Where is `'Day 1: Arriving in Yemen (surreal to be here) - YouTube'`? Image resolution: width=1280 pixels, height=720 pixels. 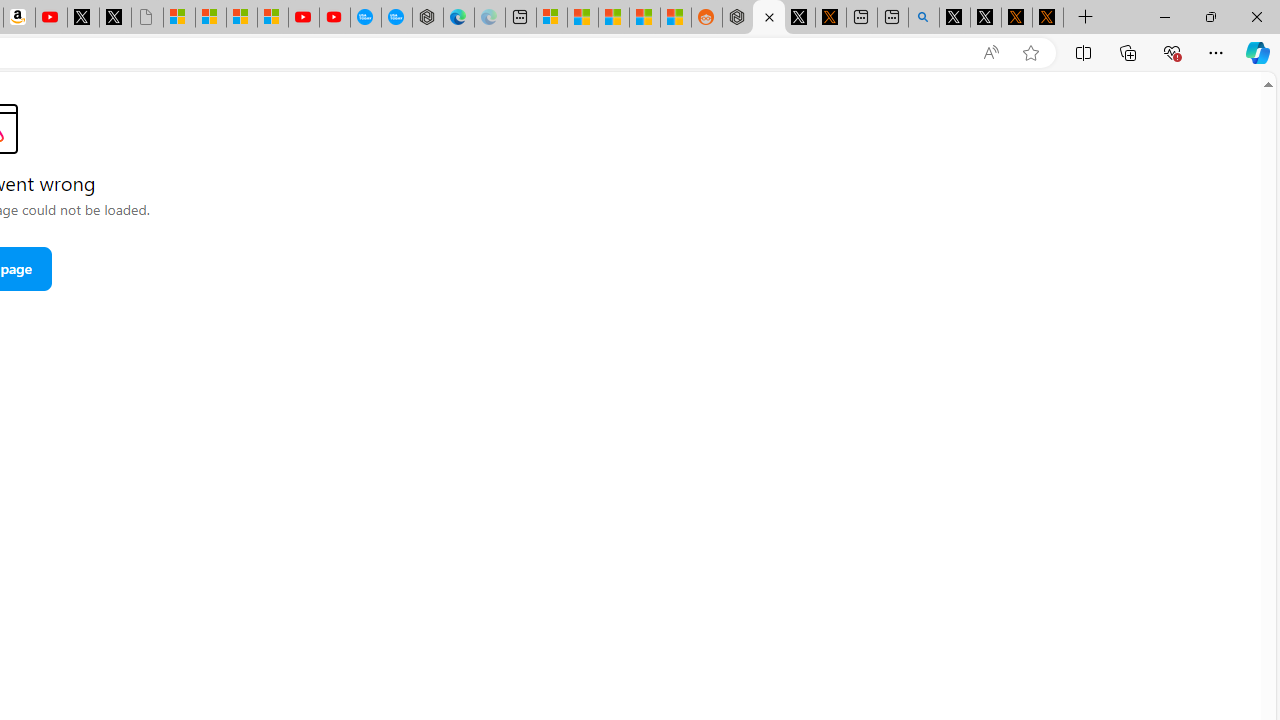 'Day 1: Arriving in Yemen (surreal to be here) - YouTube' is located at coordinates (51, 17).